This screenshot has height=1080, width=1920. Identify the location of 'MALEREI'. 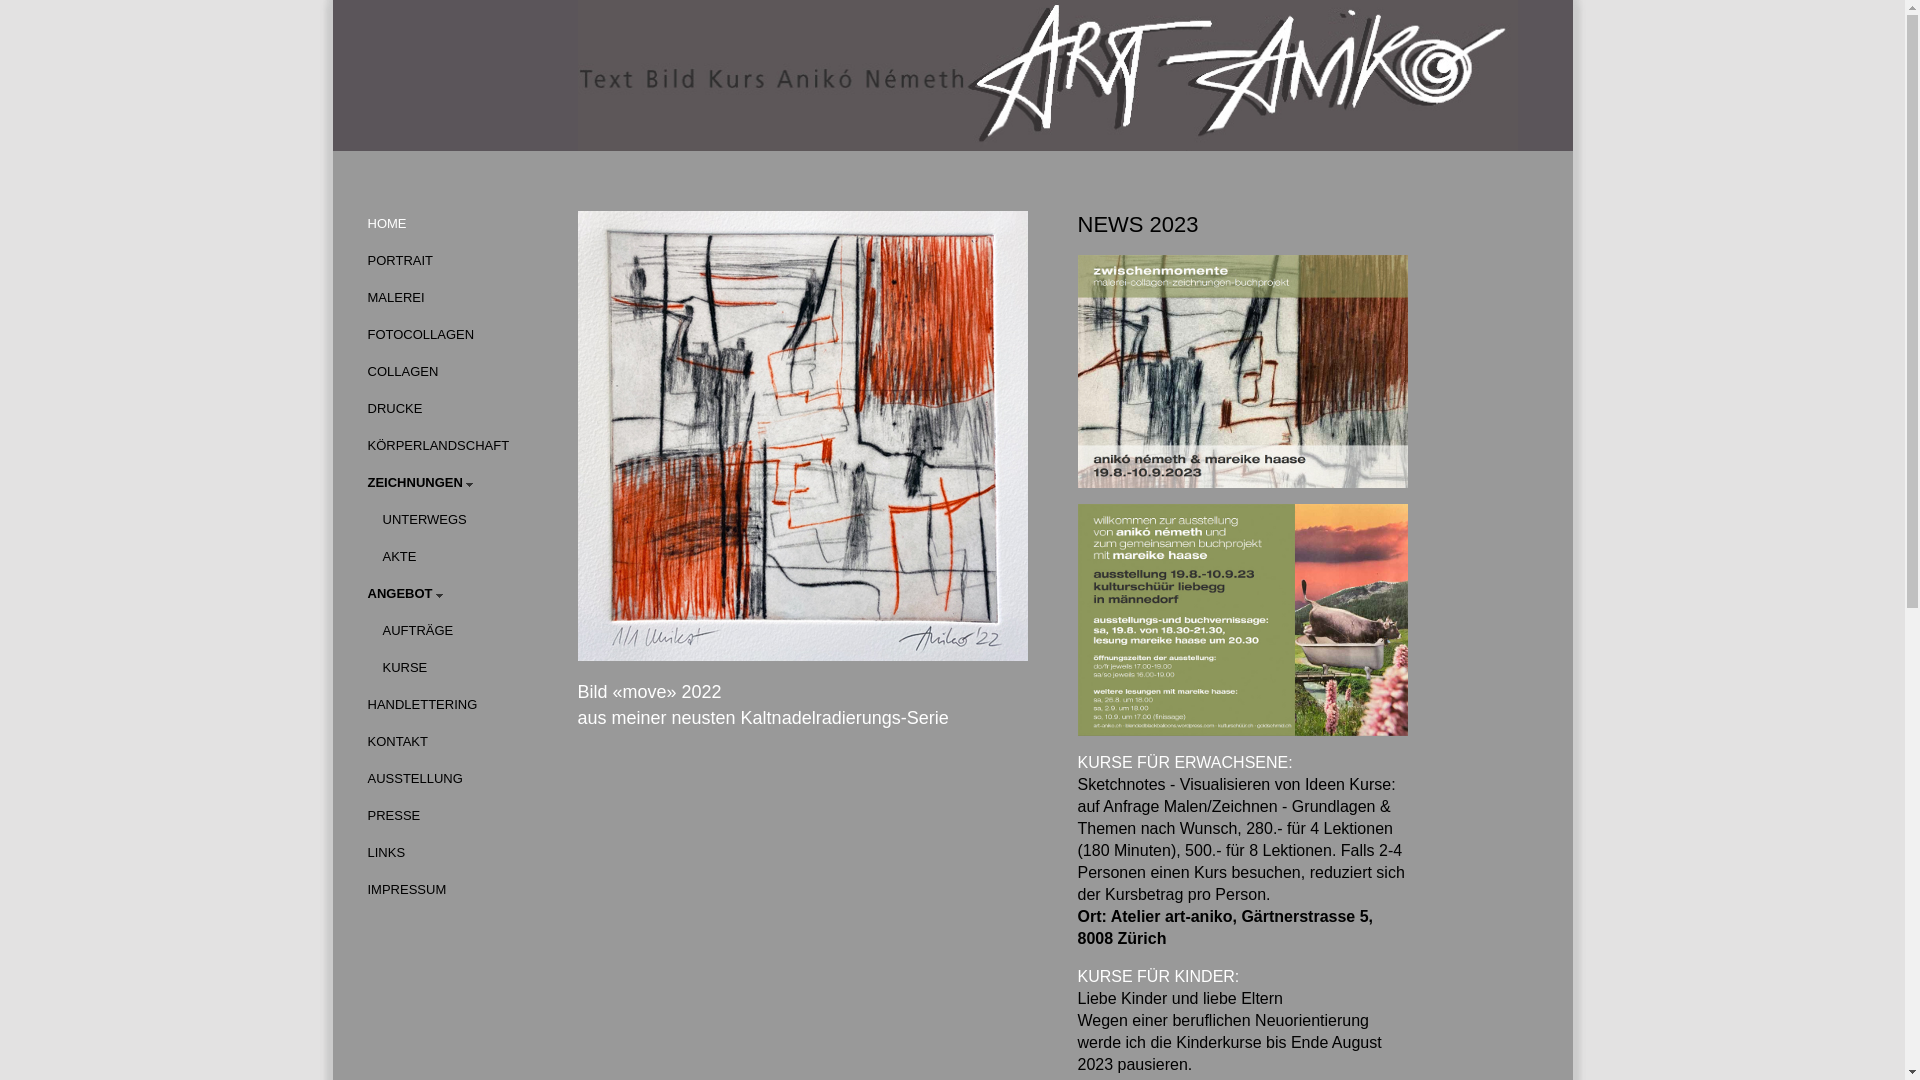
(461, 298).